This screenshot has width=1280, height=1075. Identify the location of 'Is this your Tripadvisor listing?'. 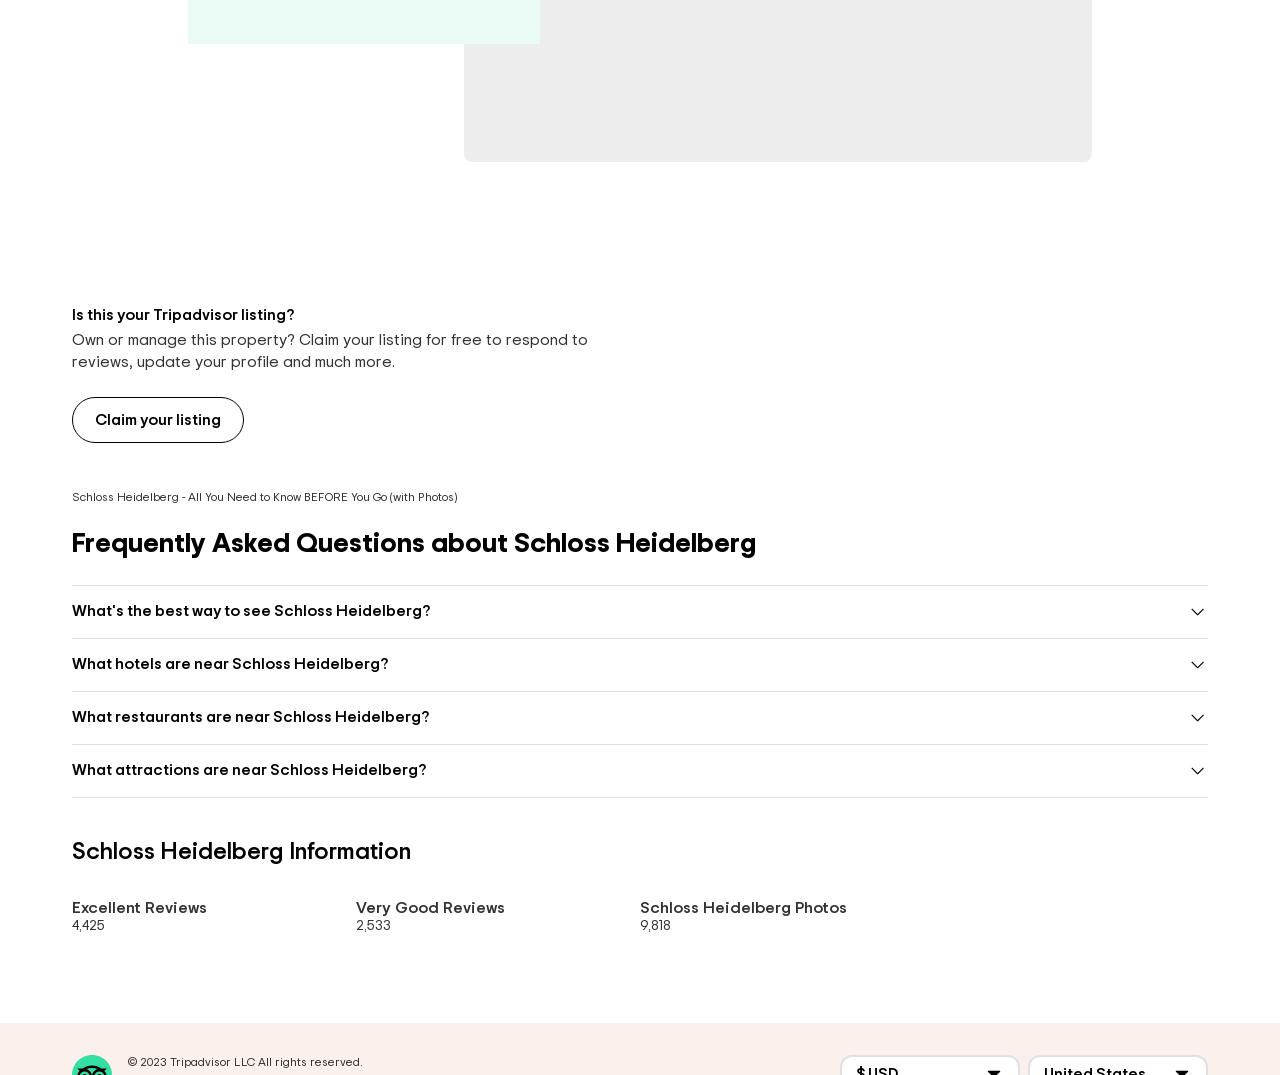
(72, 313).